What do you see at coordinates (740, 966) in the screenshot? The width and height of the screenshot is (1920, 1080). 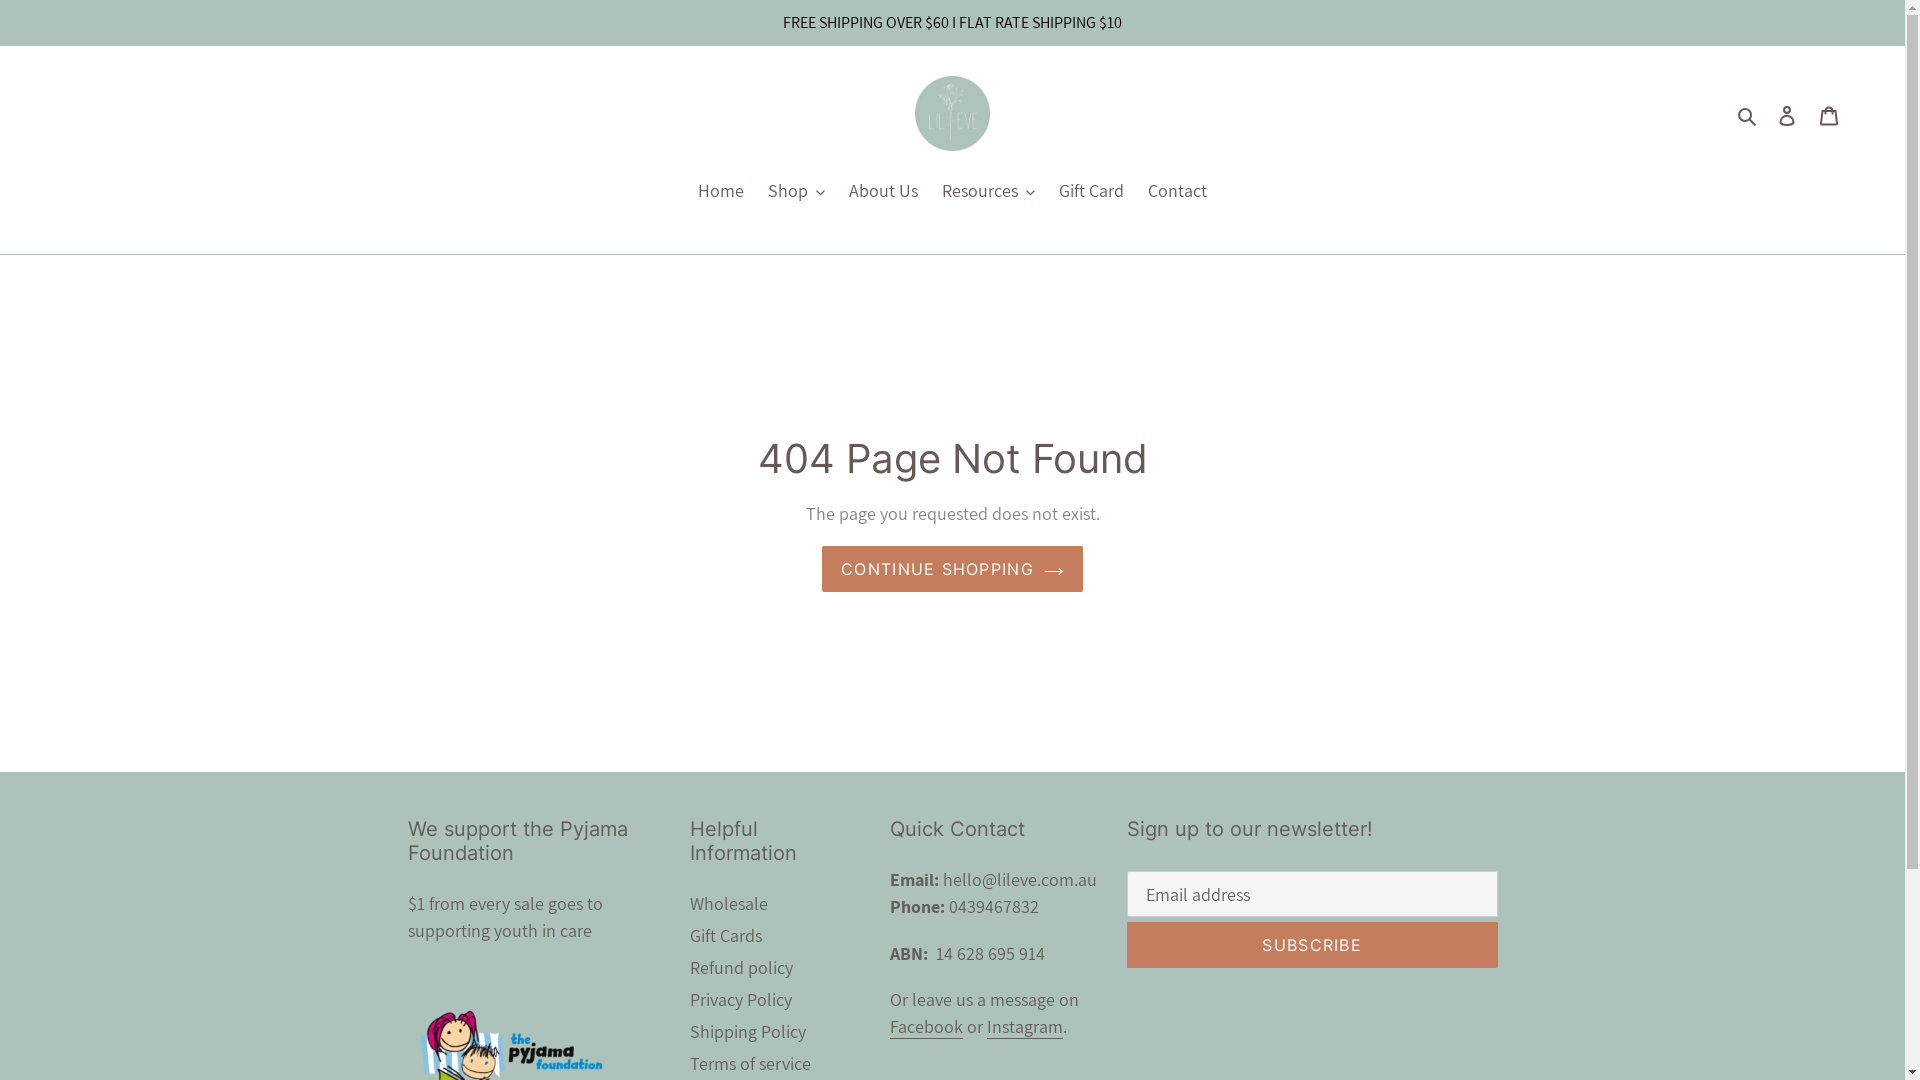 I see `'Refund policy'` at bounding box center [740, 966].